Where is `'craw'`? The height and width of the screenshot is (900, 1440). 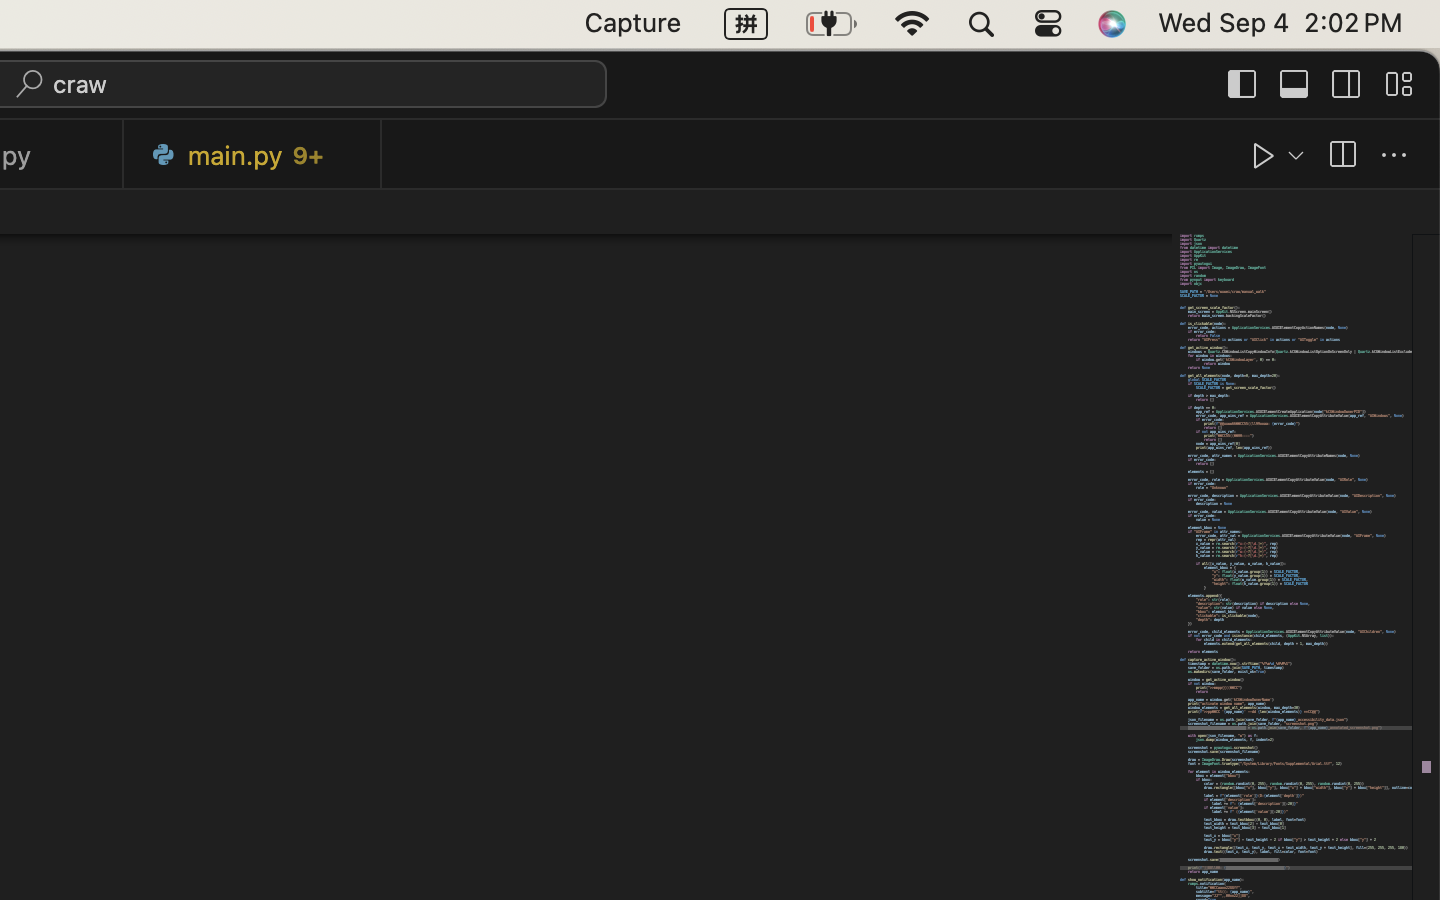 'craw' is located at coordinates (80, 82).